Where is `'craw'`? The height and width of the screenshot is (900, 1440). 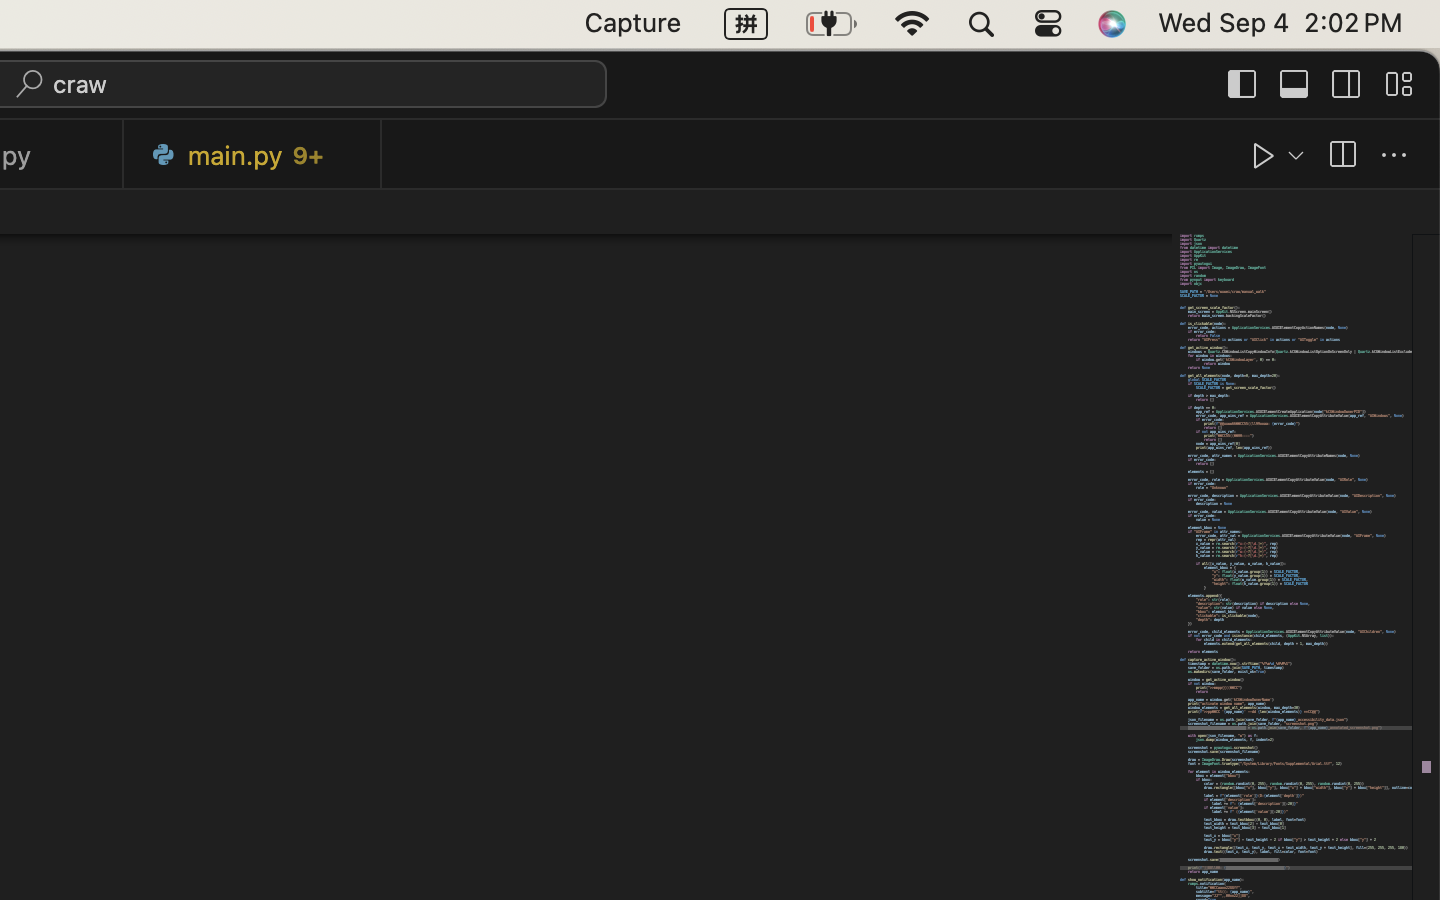 'craw' is located at coordinates (80, 82).